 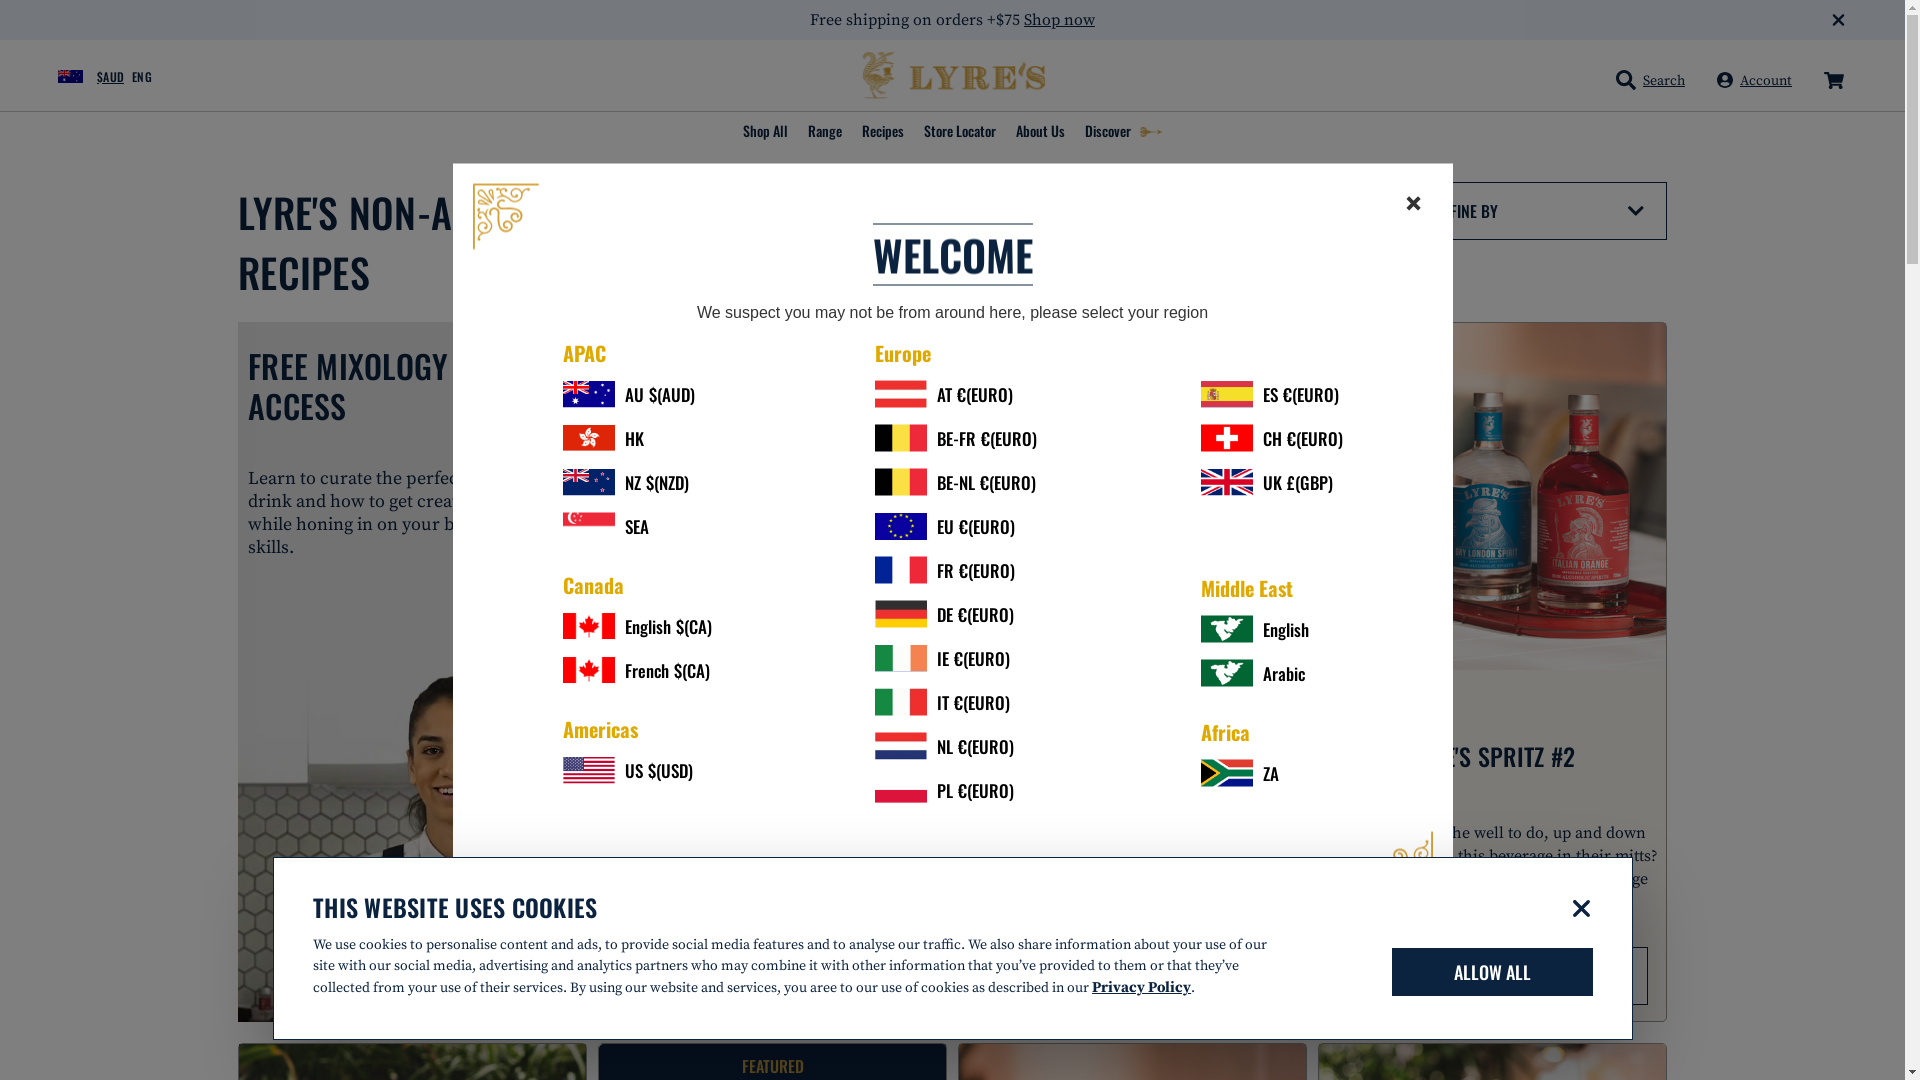 What do you see at coordinates (78, 74) in the screenshot?
I see `'$AUD'` at bounding box center [78, 74].